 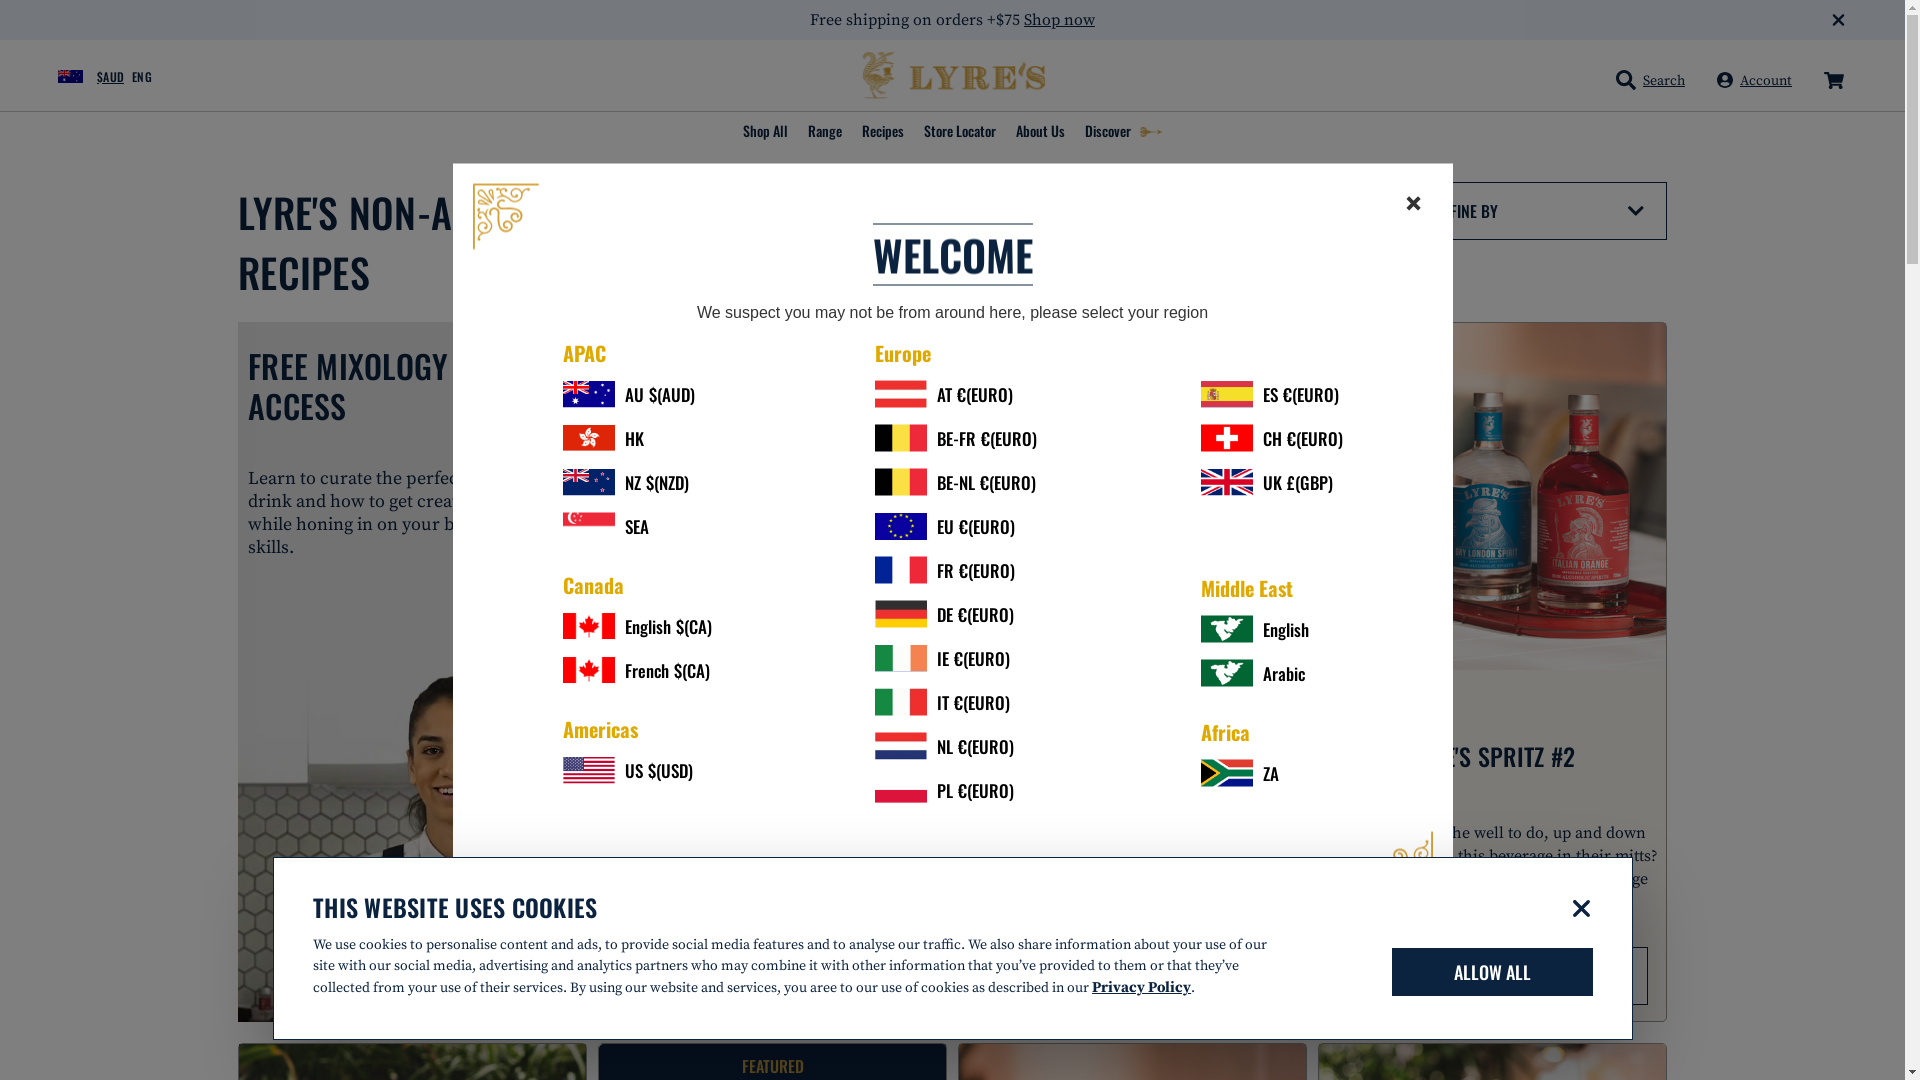 What do you see at coordinates (78, 74) in the screenshot?
I see `'$AUD'` at bounding box center [78, 74].